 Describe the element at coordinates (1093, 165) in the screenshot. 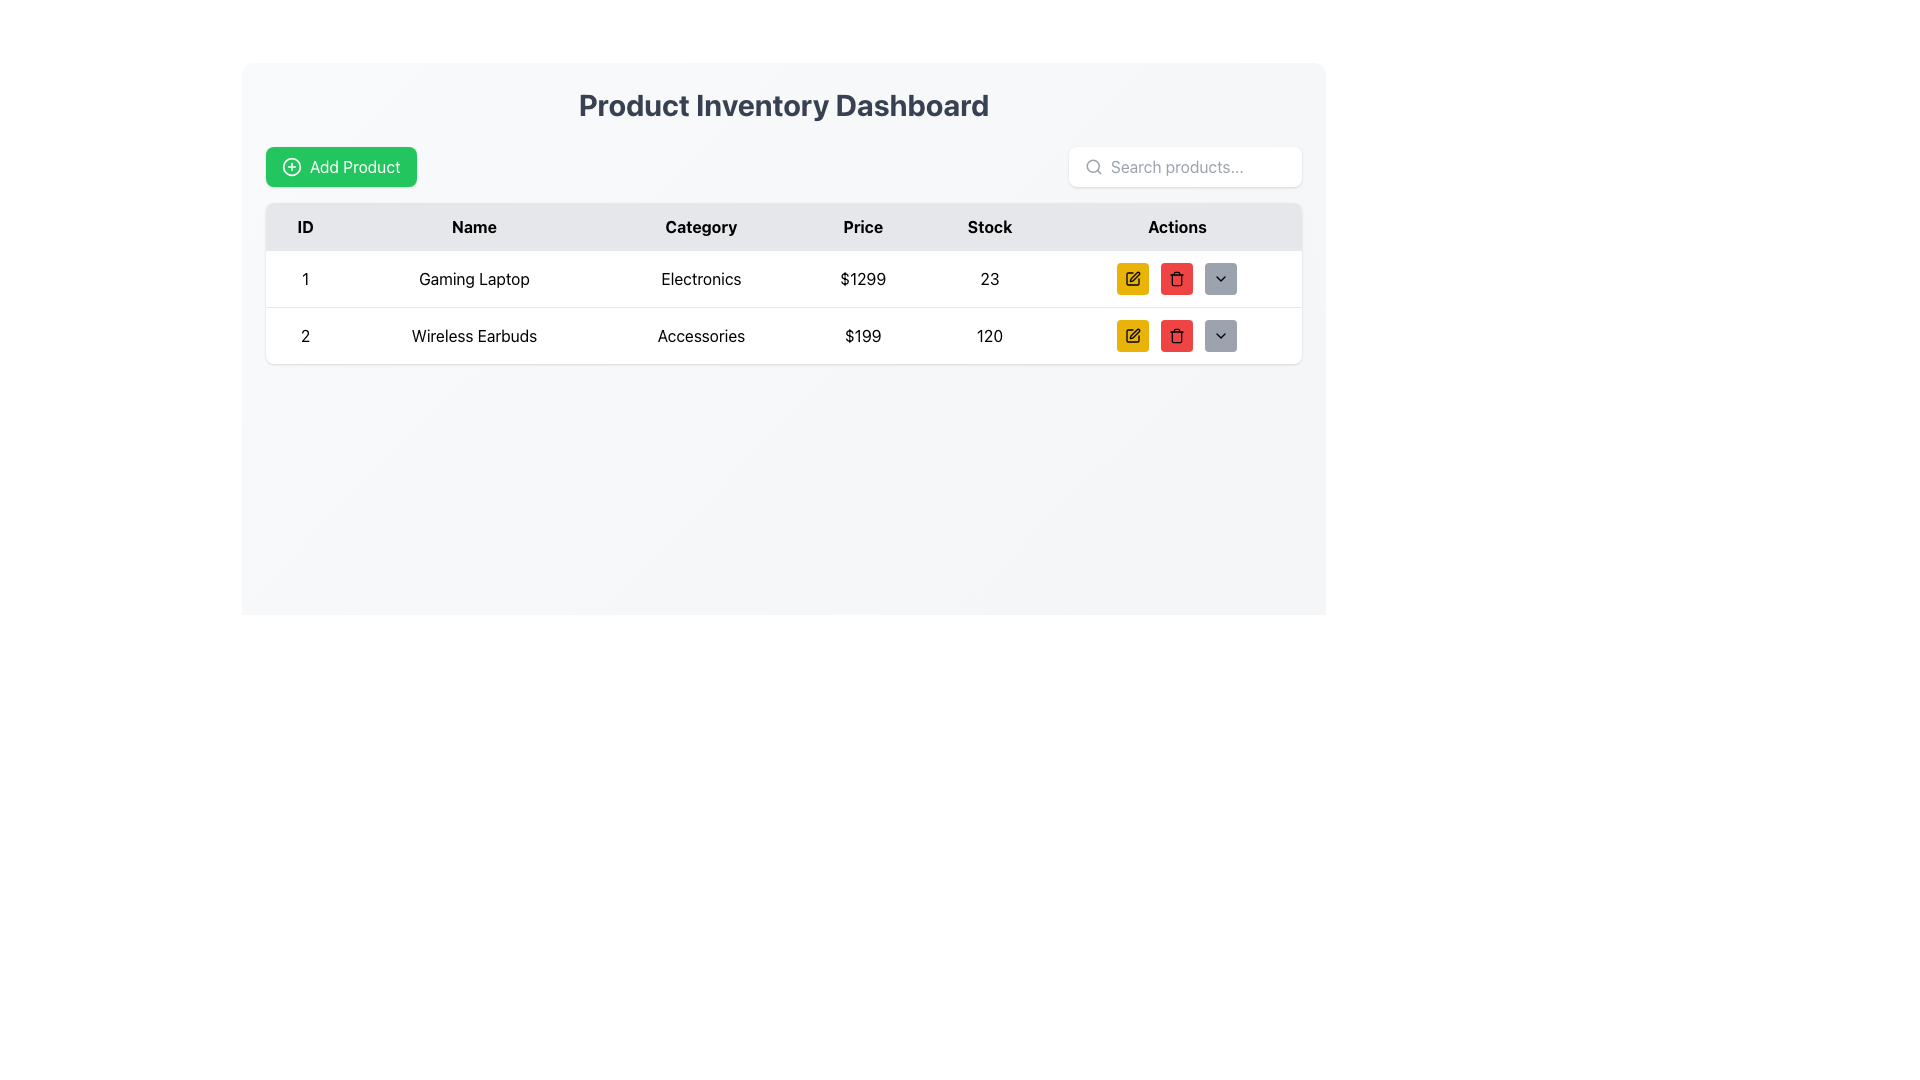

I see `the search icon located to the left of the 'Search products...' text input box in the top right corner of the dashboard interface` at that location.